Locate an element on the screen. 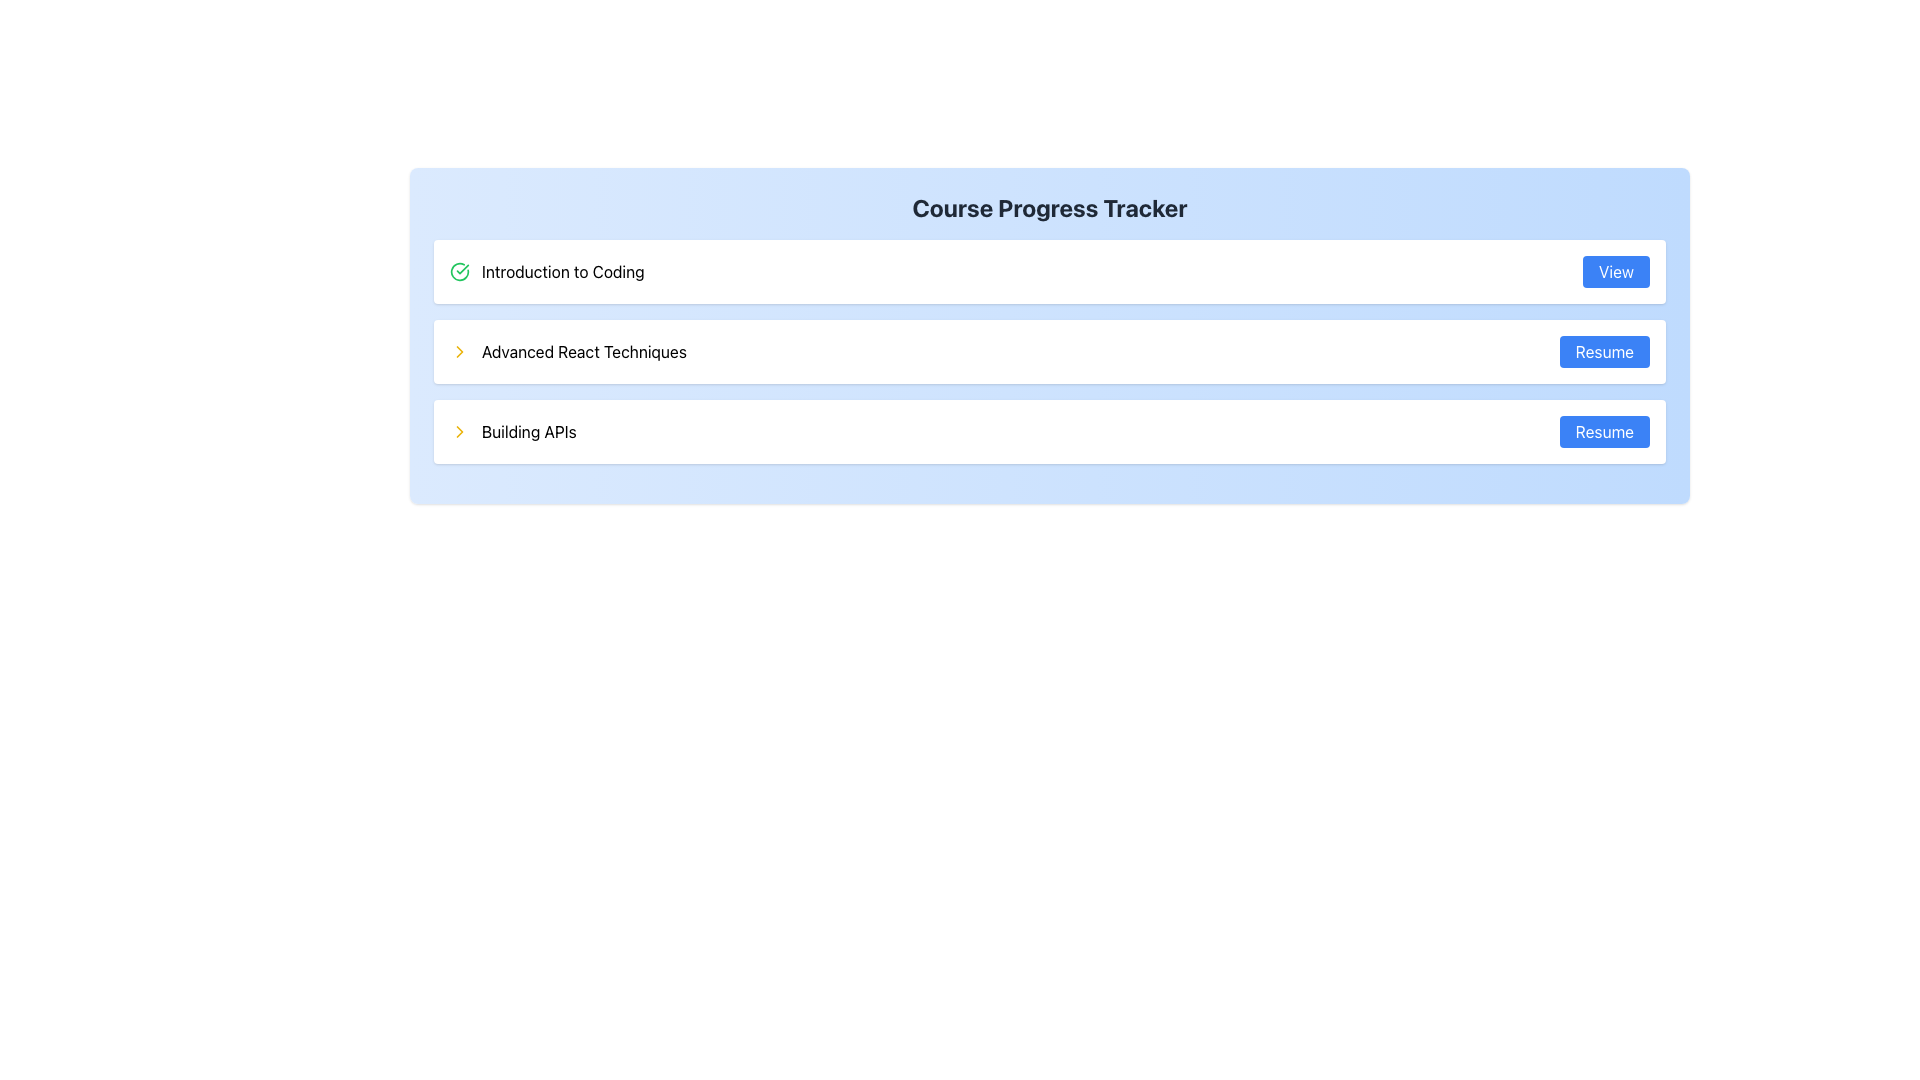 The height and width of the screenshot is (1080, 1920). the text label displaying 'Introduction to Coding' is located at coordinates (562, 272).